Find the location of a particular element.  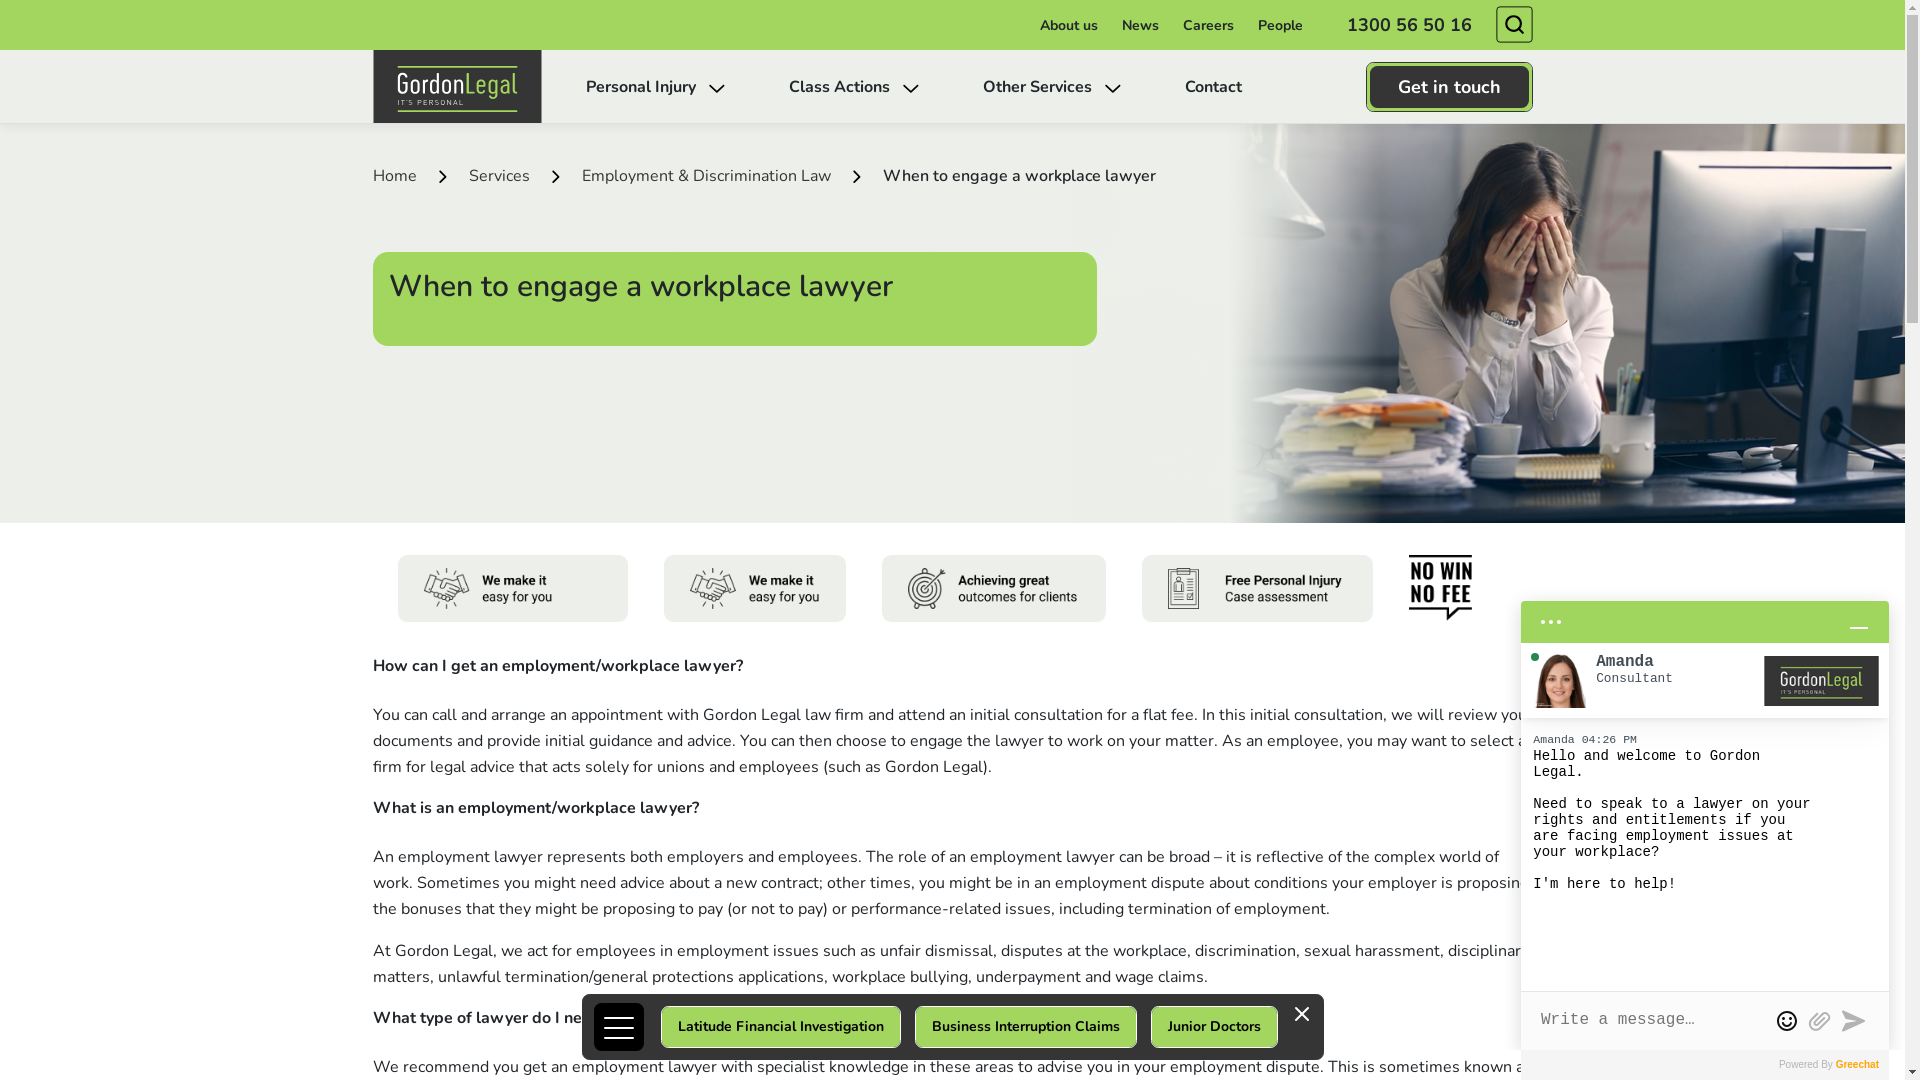

'About us' is located at coordinates (1068, 25).